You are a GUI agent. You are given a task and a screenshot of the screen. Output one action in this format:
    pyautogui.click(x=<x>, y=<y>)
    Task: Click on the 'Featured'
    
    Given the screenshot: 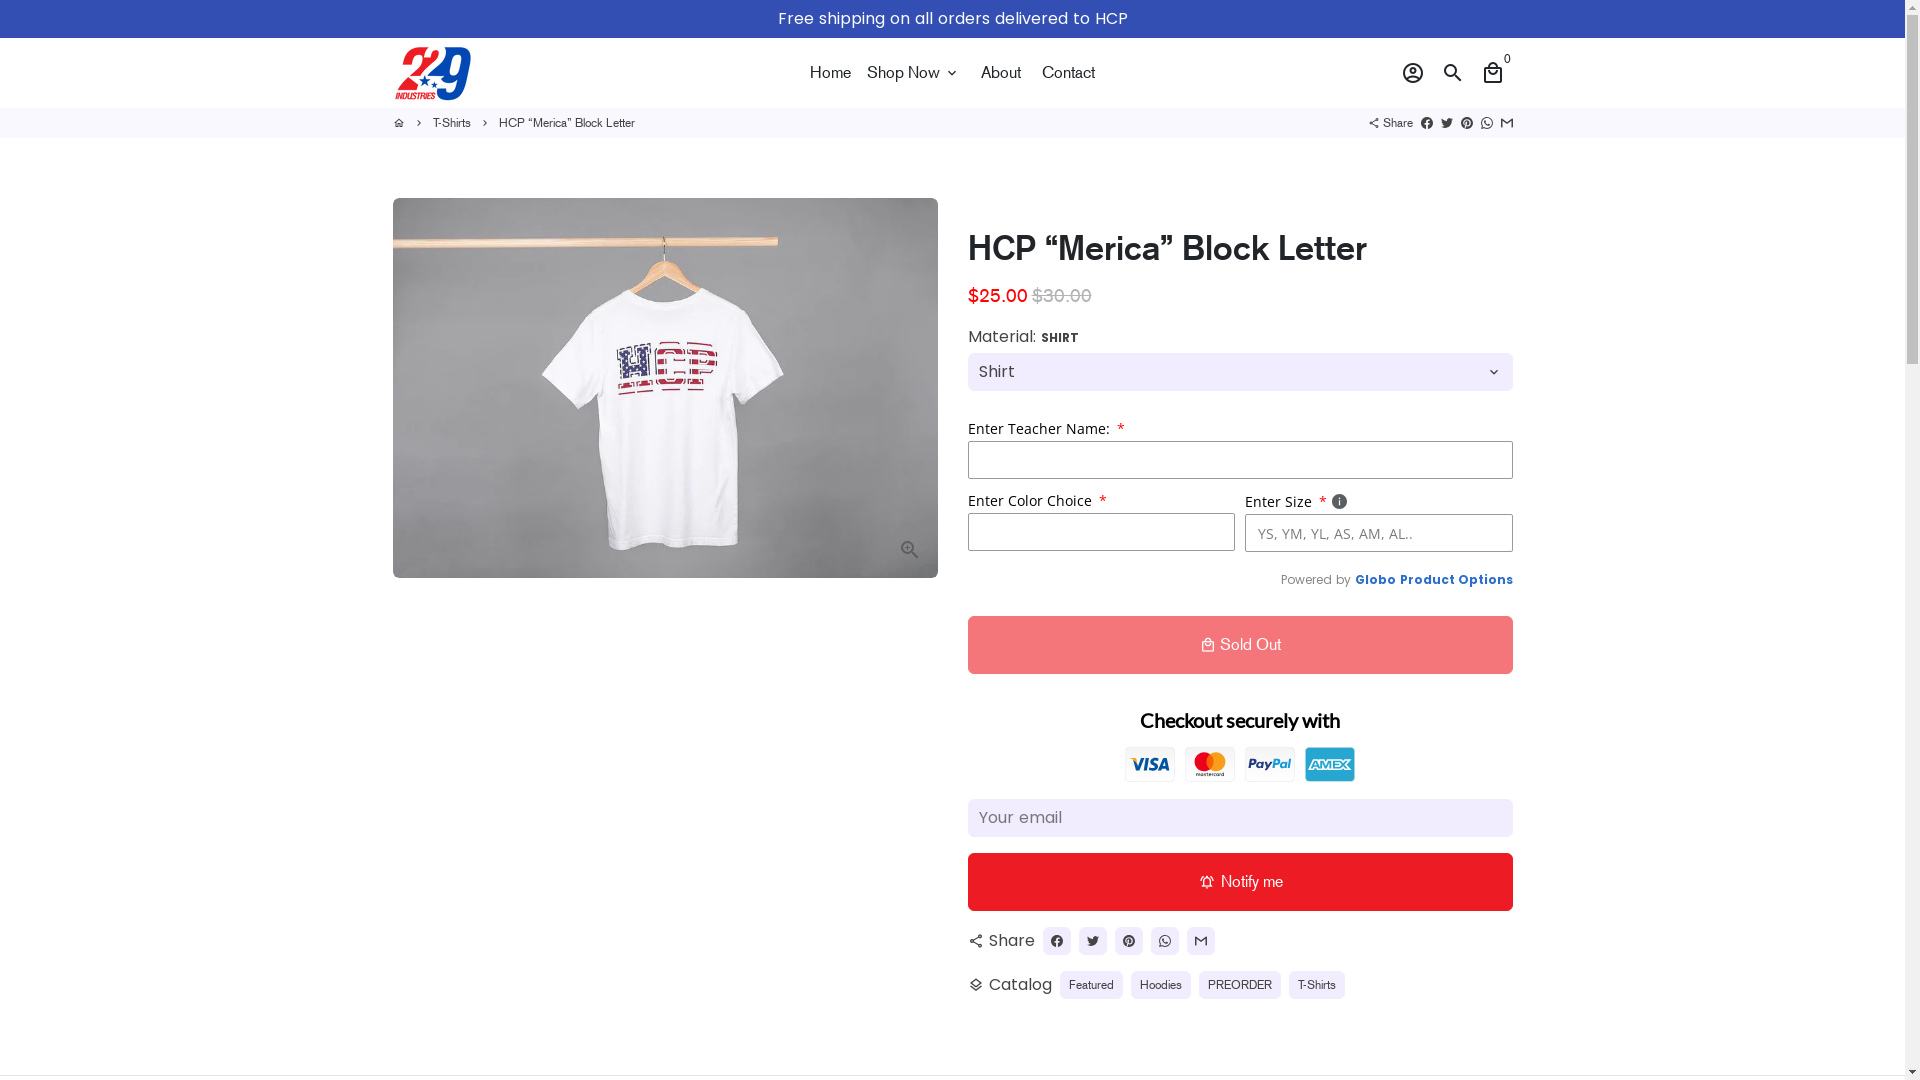 What is the action you would take?
    pyautogui.click(x=1059, y=983)
    